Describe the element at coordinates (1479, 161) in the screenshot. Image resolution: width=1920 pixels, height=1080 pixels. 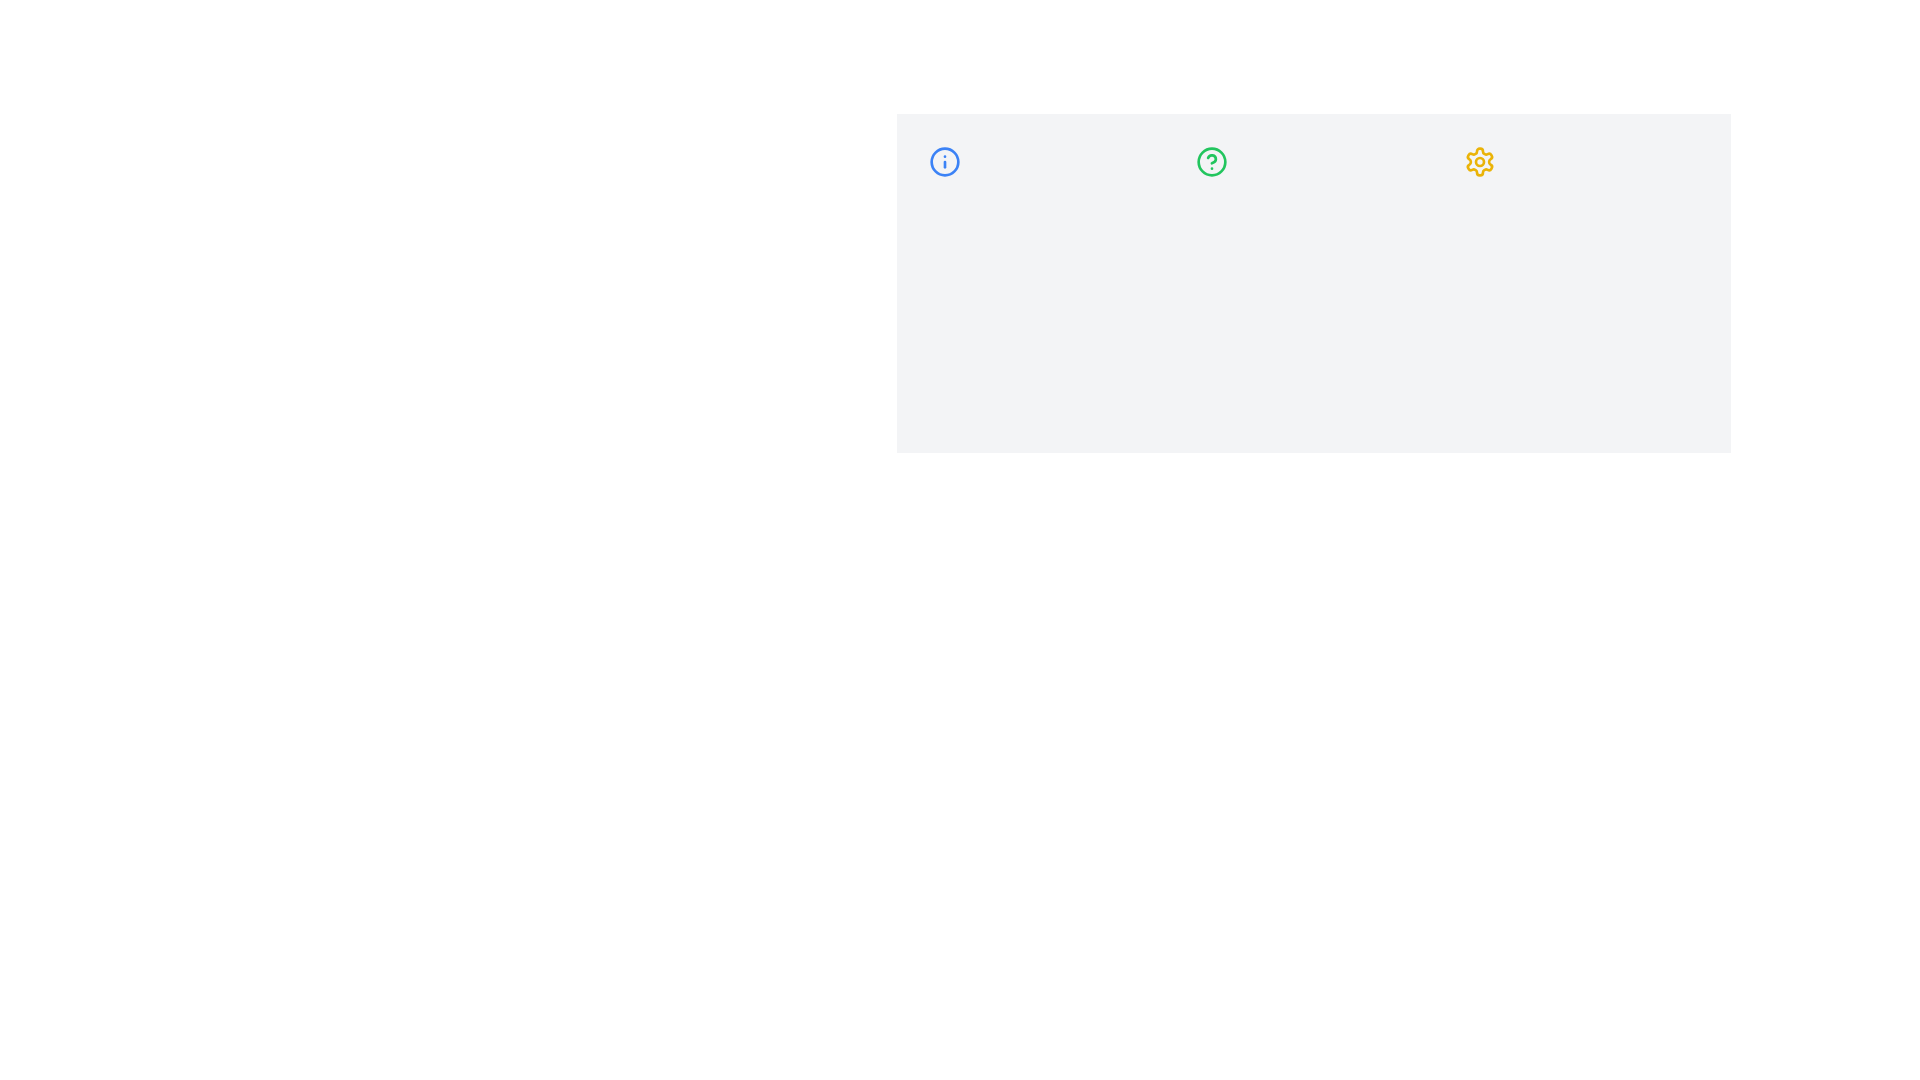
I see `the bright yellow gear-like icon with circular cutouts at the far right of the layout` at that location.